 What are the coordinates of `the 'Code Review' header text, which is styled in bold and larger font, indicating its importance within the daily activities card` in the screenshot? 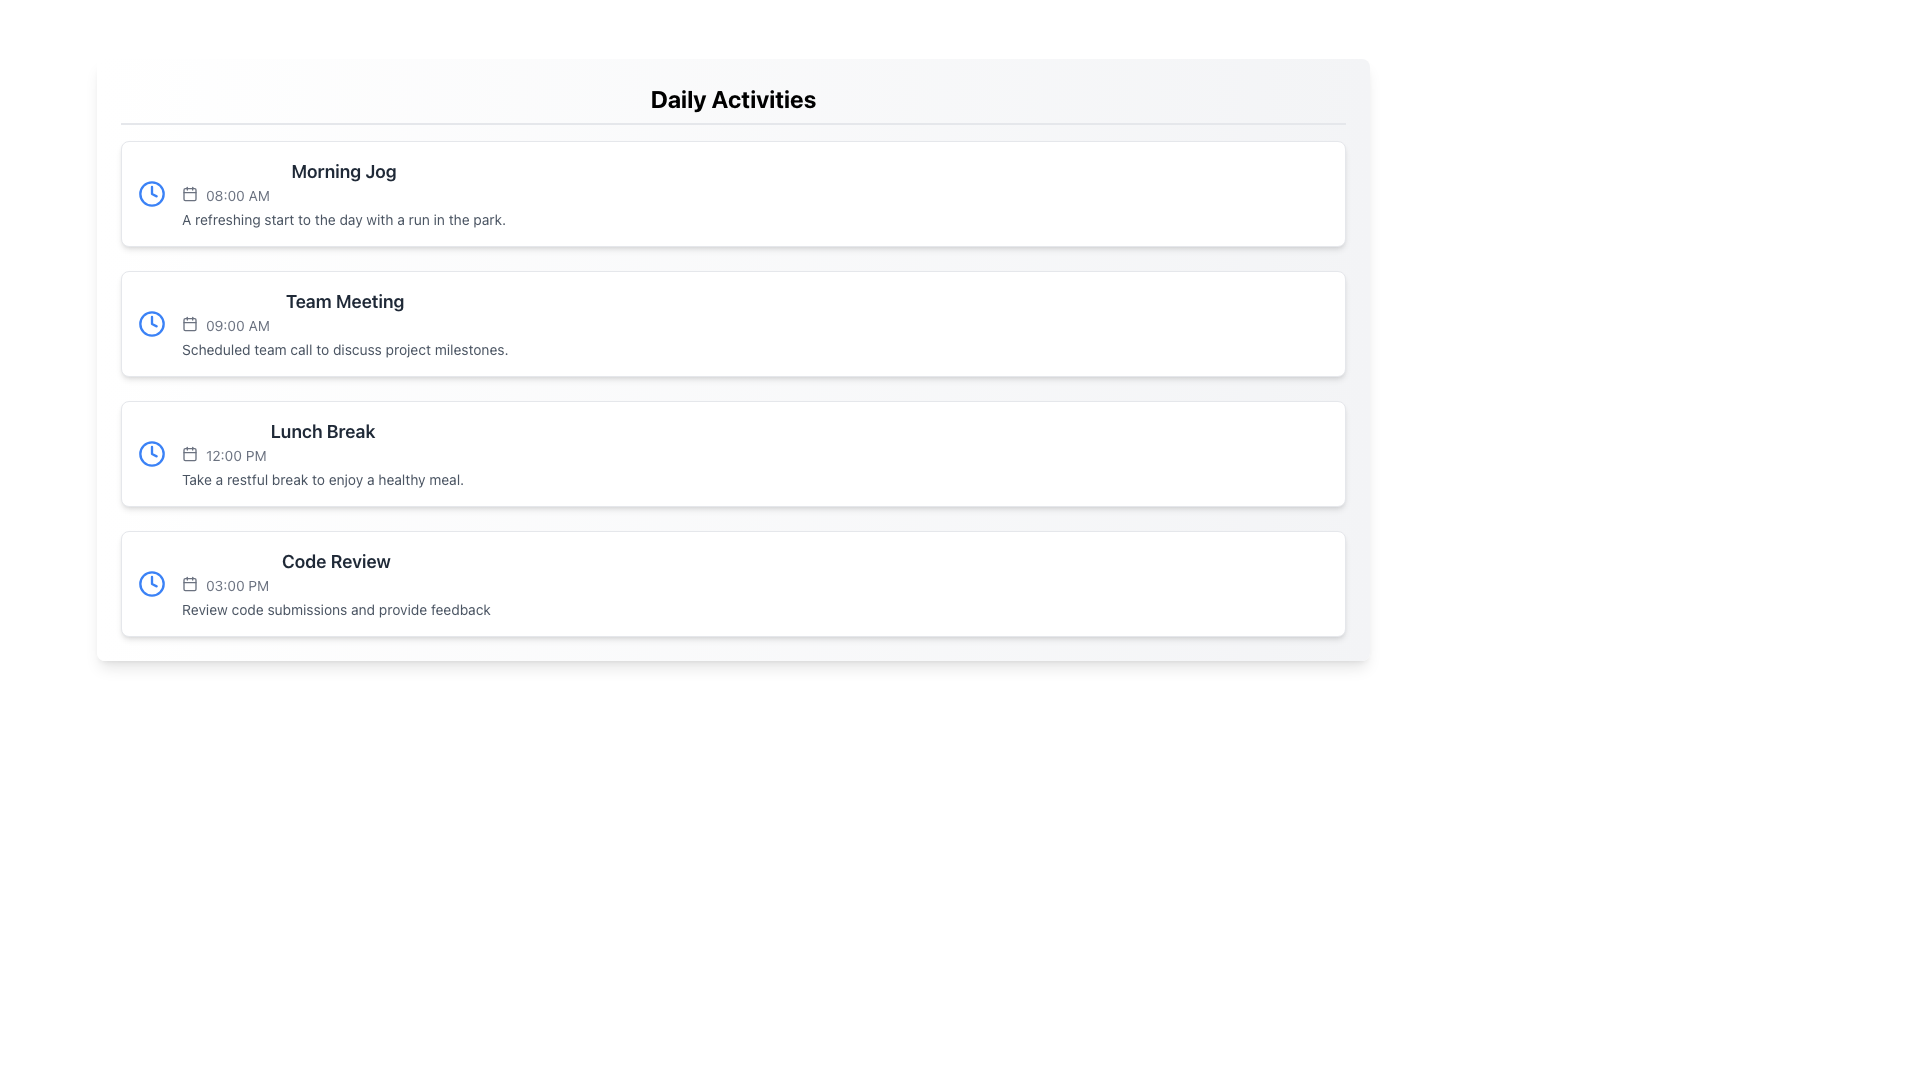 It's located at (336, 562).